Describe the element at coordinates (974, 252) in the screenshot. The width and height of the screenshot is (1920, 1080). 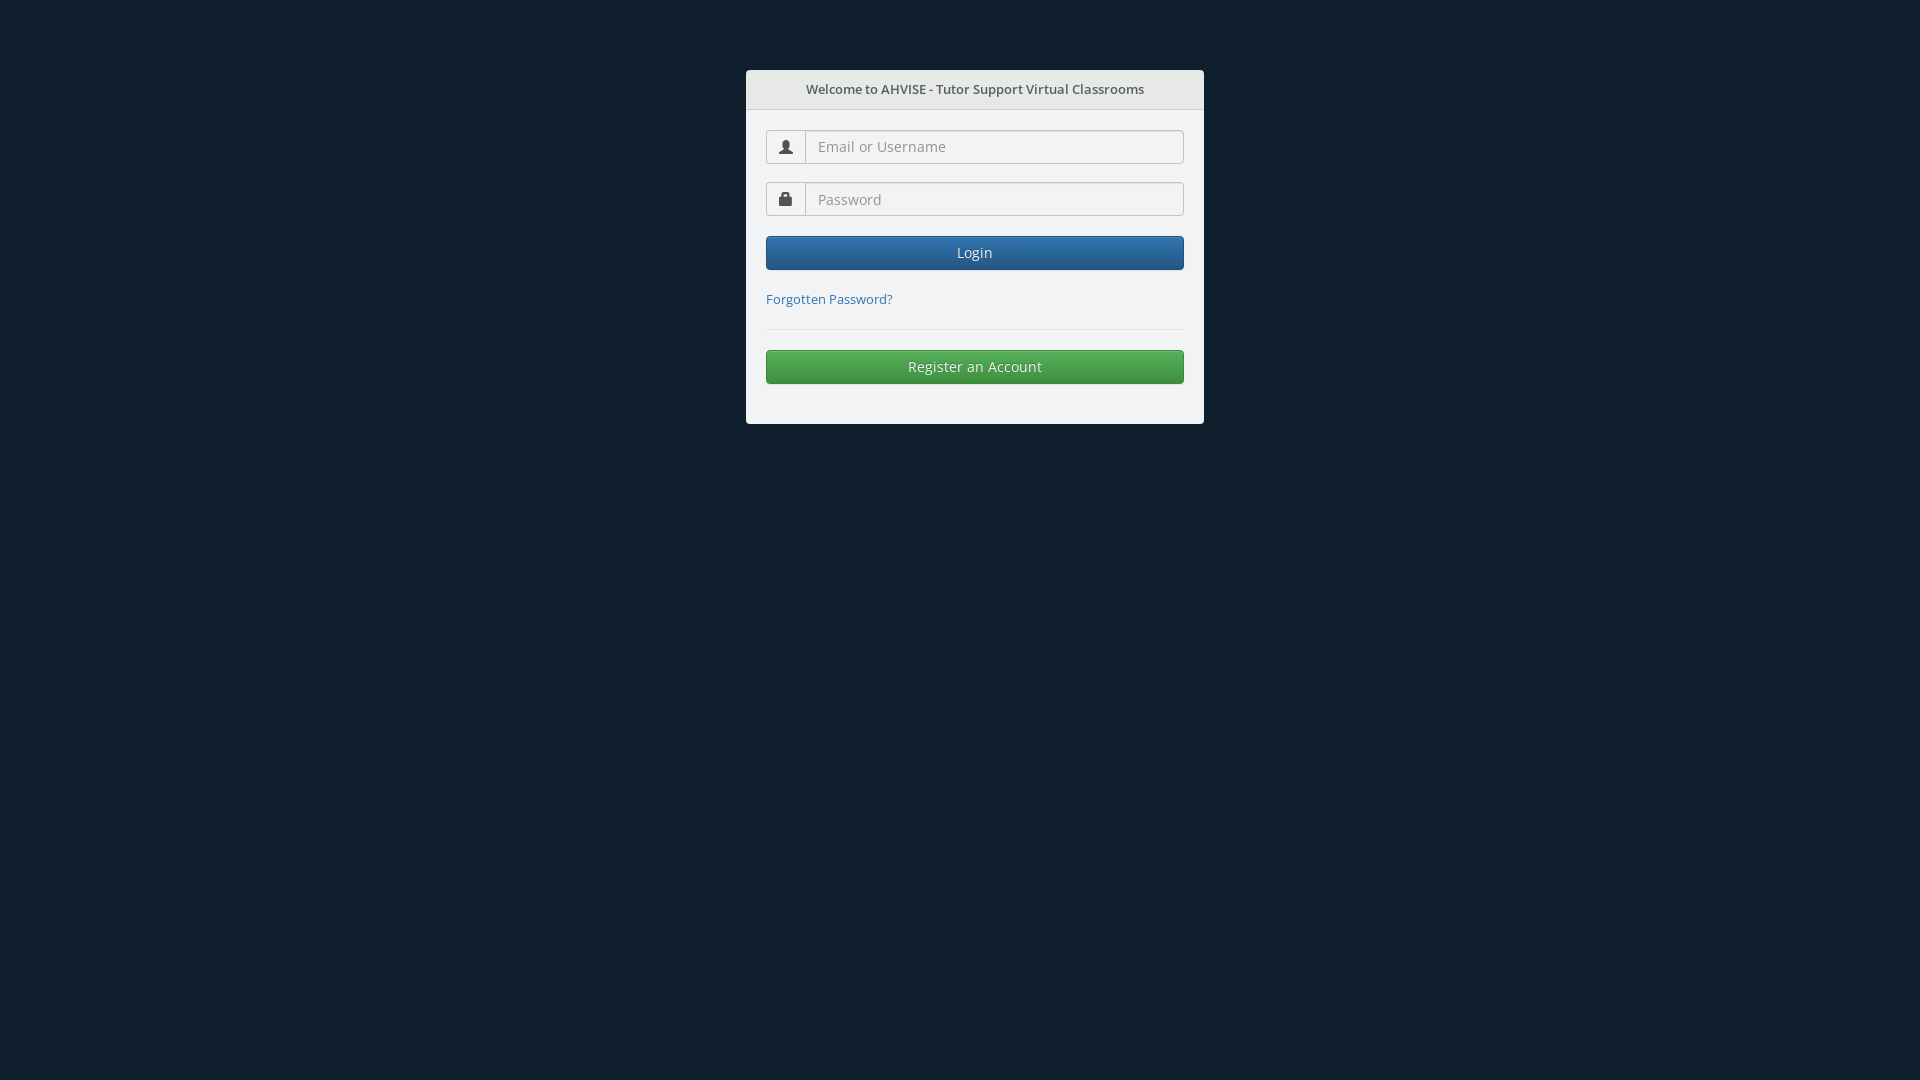
I see `'Login'` at that location.